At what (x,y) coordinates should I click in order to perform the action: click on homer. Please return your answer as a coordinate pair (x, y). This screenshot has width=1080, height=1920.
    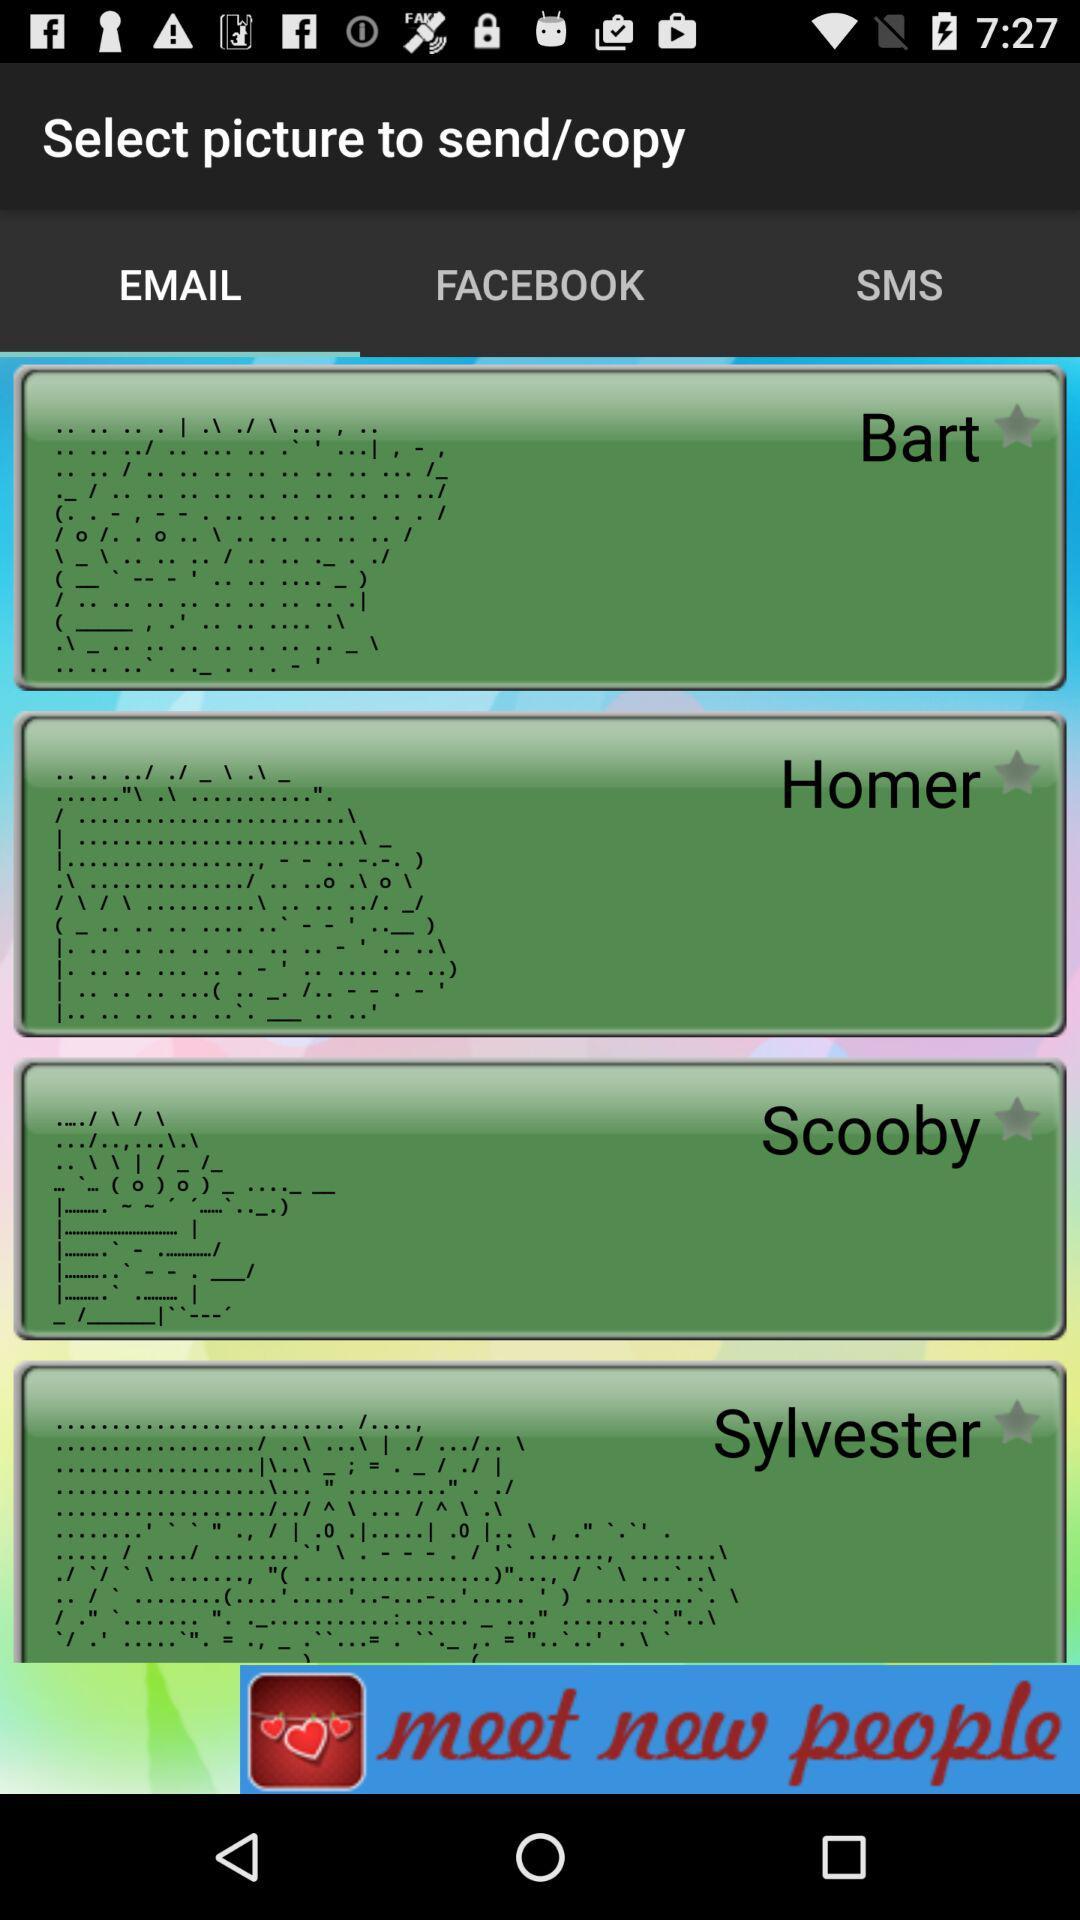
    Looking at the image, I should click on (879, 780).